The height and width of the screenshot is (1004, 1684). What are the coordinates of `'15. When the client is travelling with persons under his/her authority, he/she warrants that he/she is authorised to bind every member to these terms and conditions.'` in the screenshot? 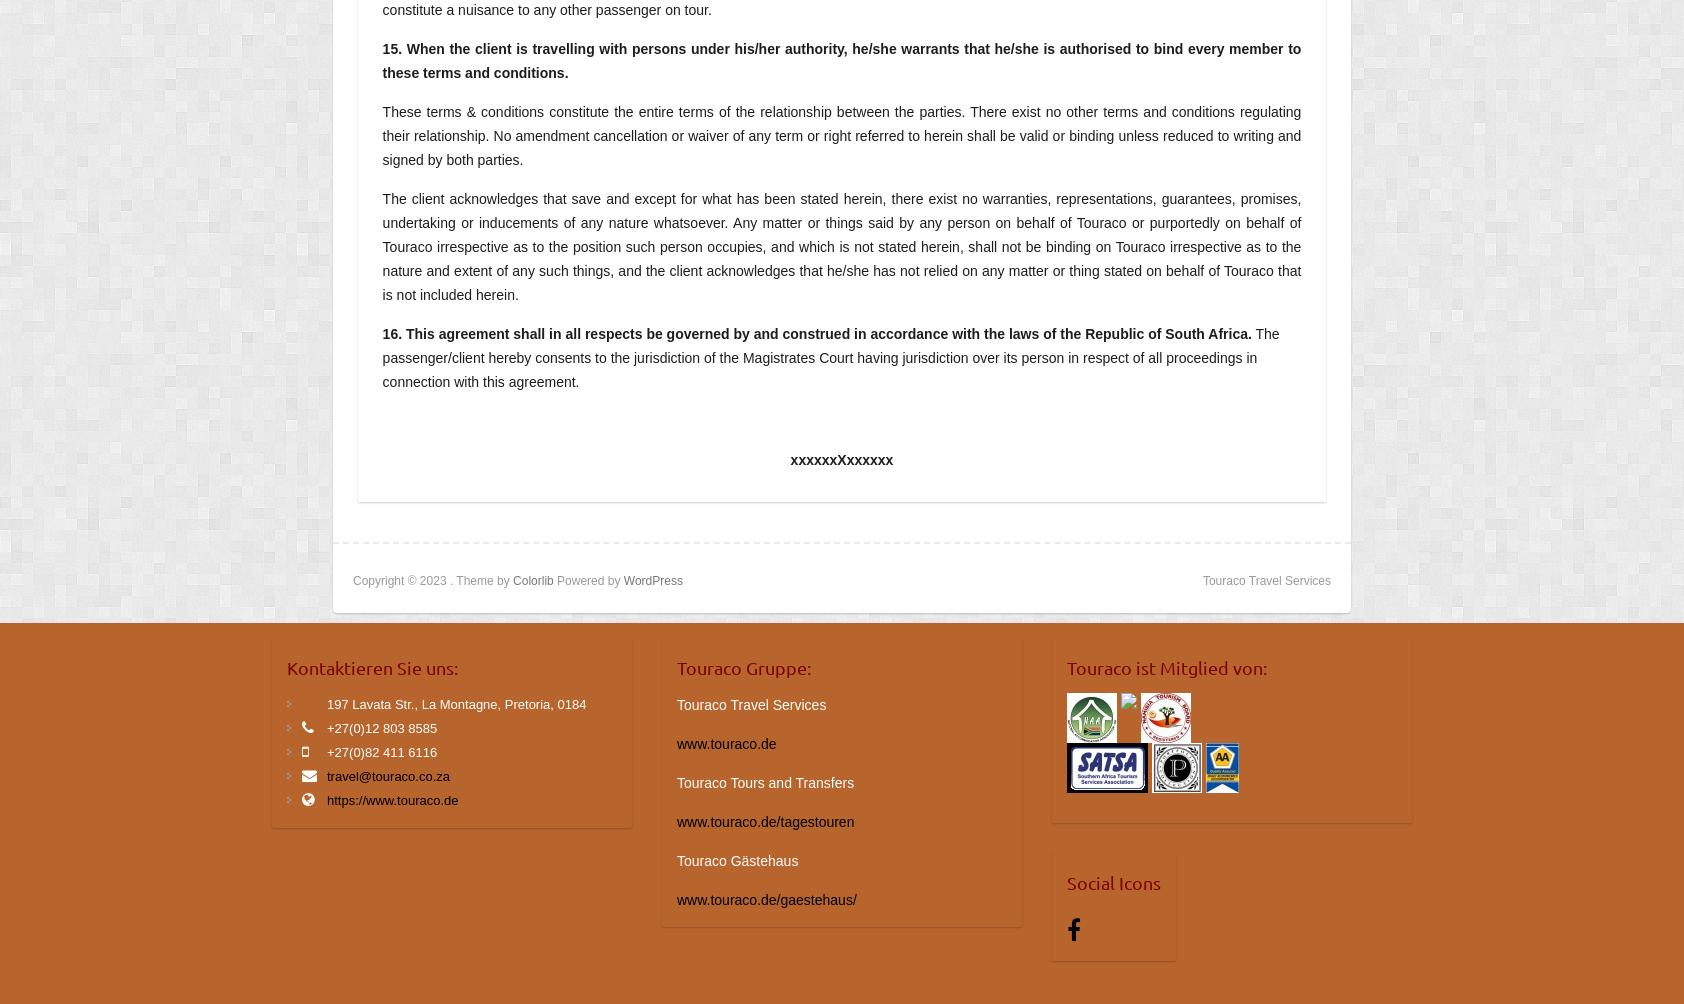 It's located at (841, 61).